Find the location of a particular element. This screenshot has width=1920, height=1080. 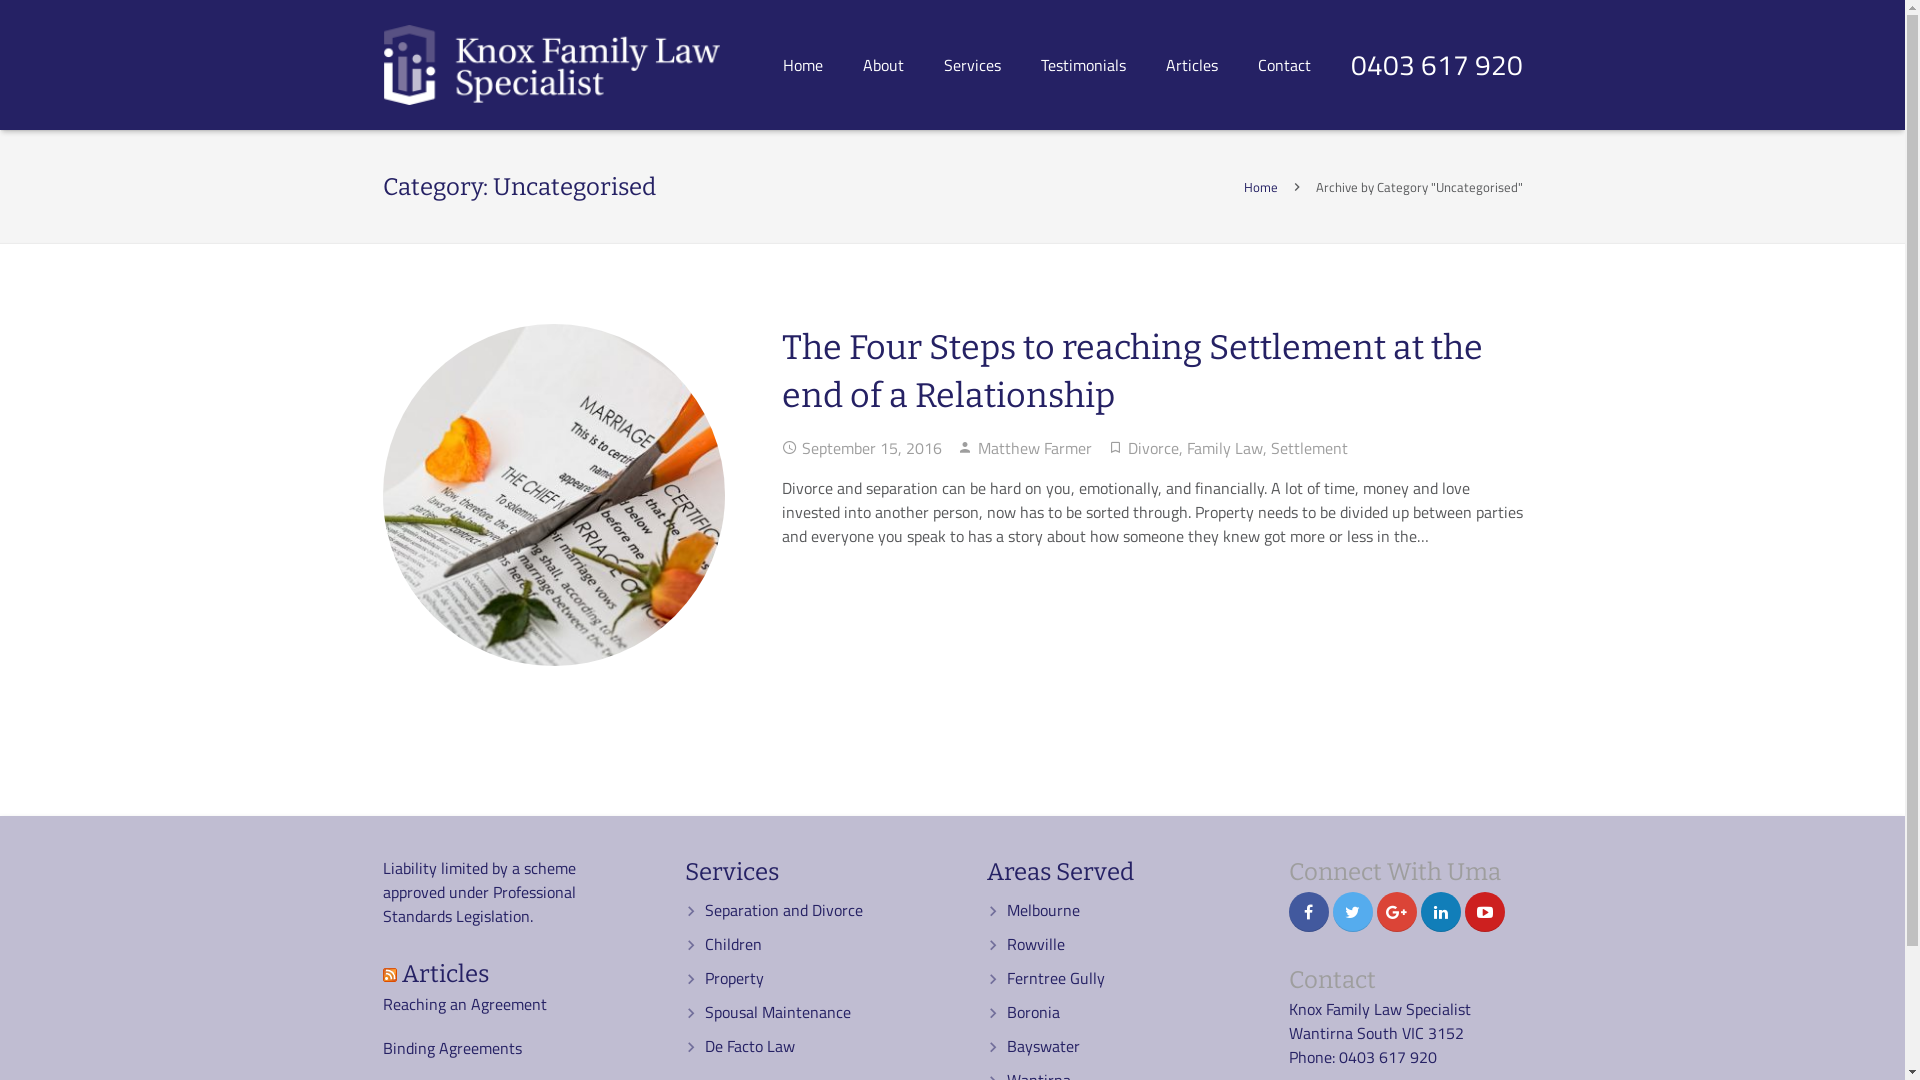

'Boronia' is located at coordinates (1033, 1011).